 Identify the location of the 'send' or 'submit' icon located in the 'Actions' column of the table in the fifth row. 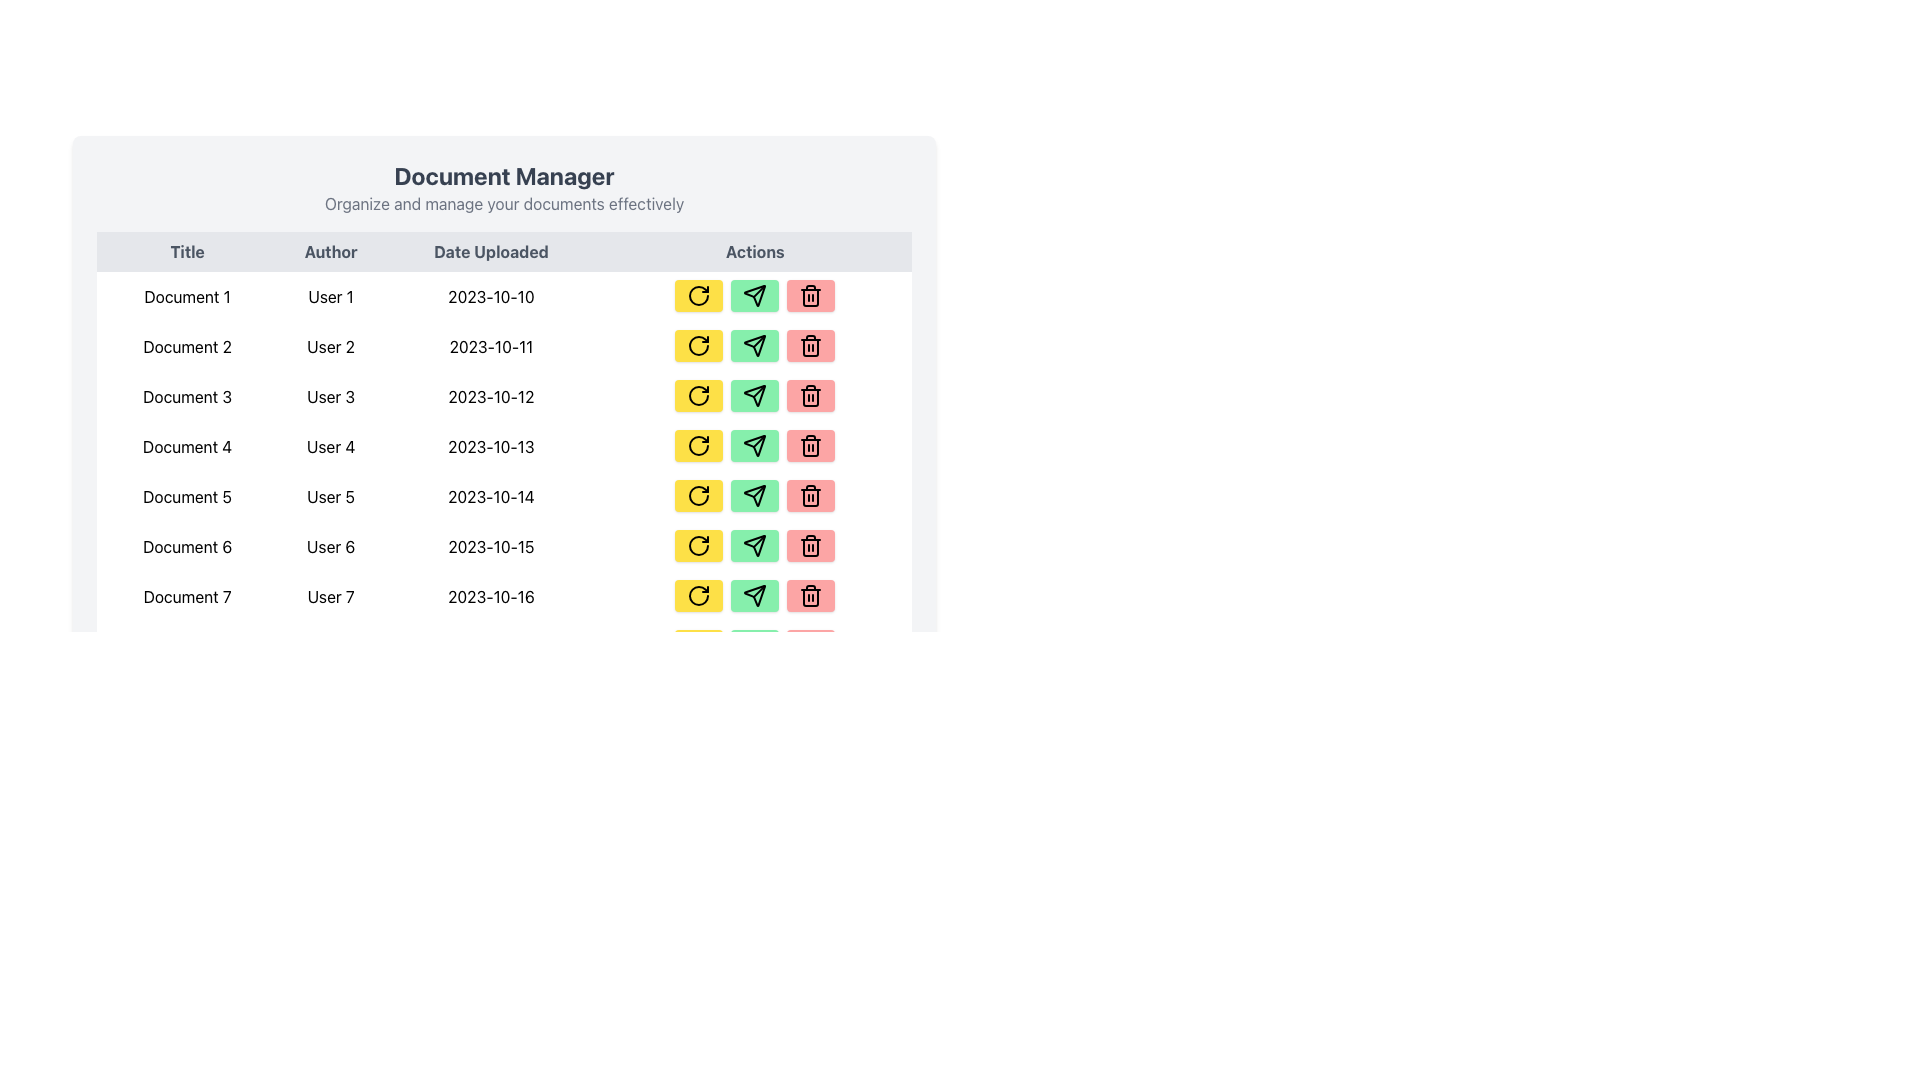
(754, 495).